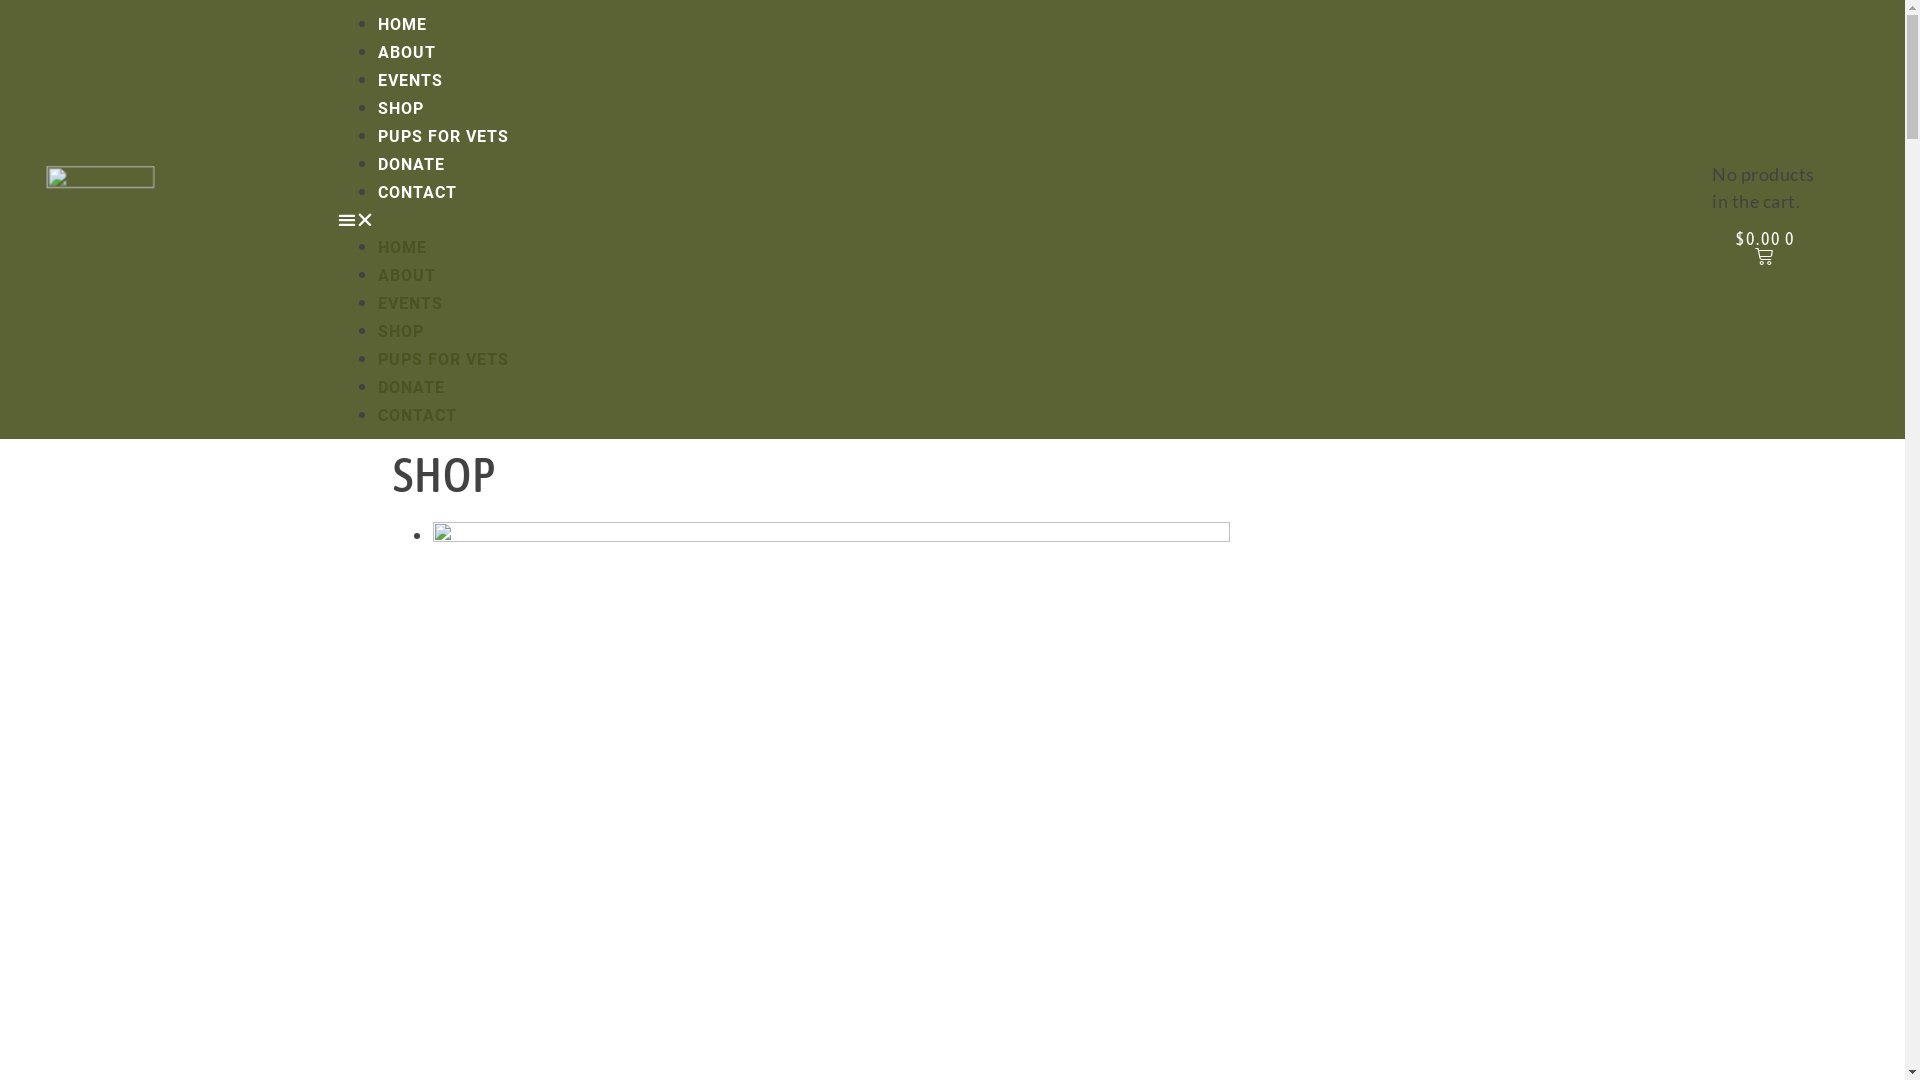  Describe the element at coordinates (401, 246) in the screenshot. I see `'HOME'` at that location.